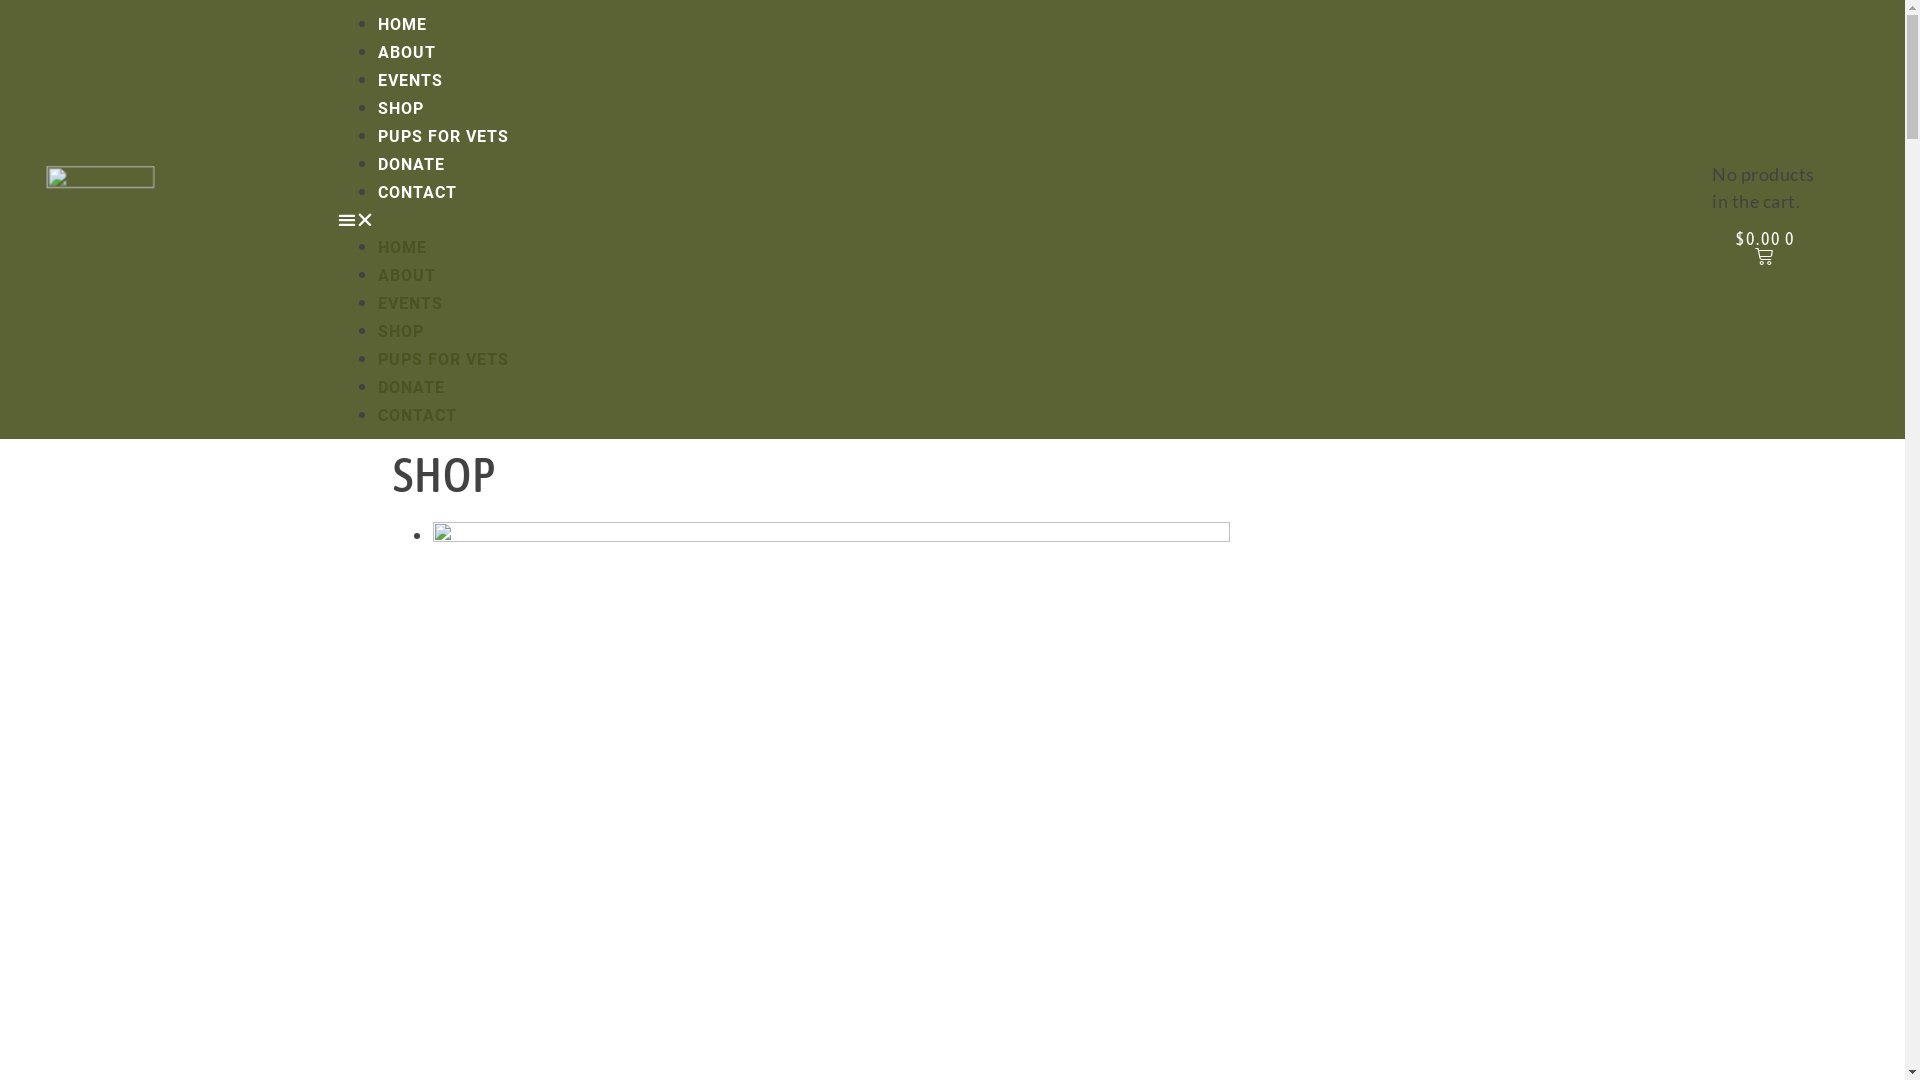  Describe the element at coordinates (401, 246) in the screenshot. I see `'HOME'` at that location.